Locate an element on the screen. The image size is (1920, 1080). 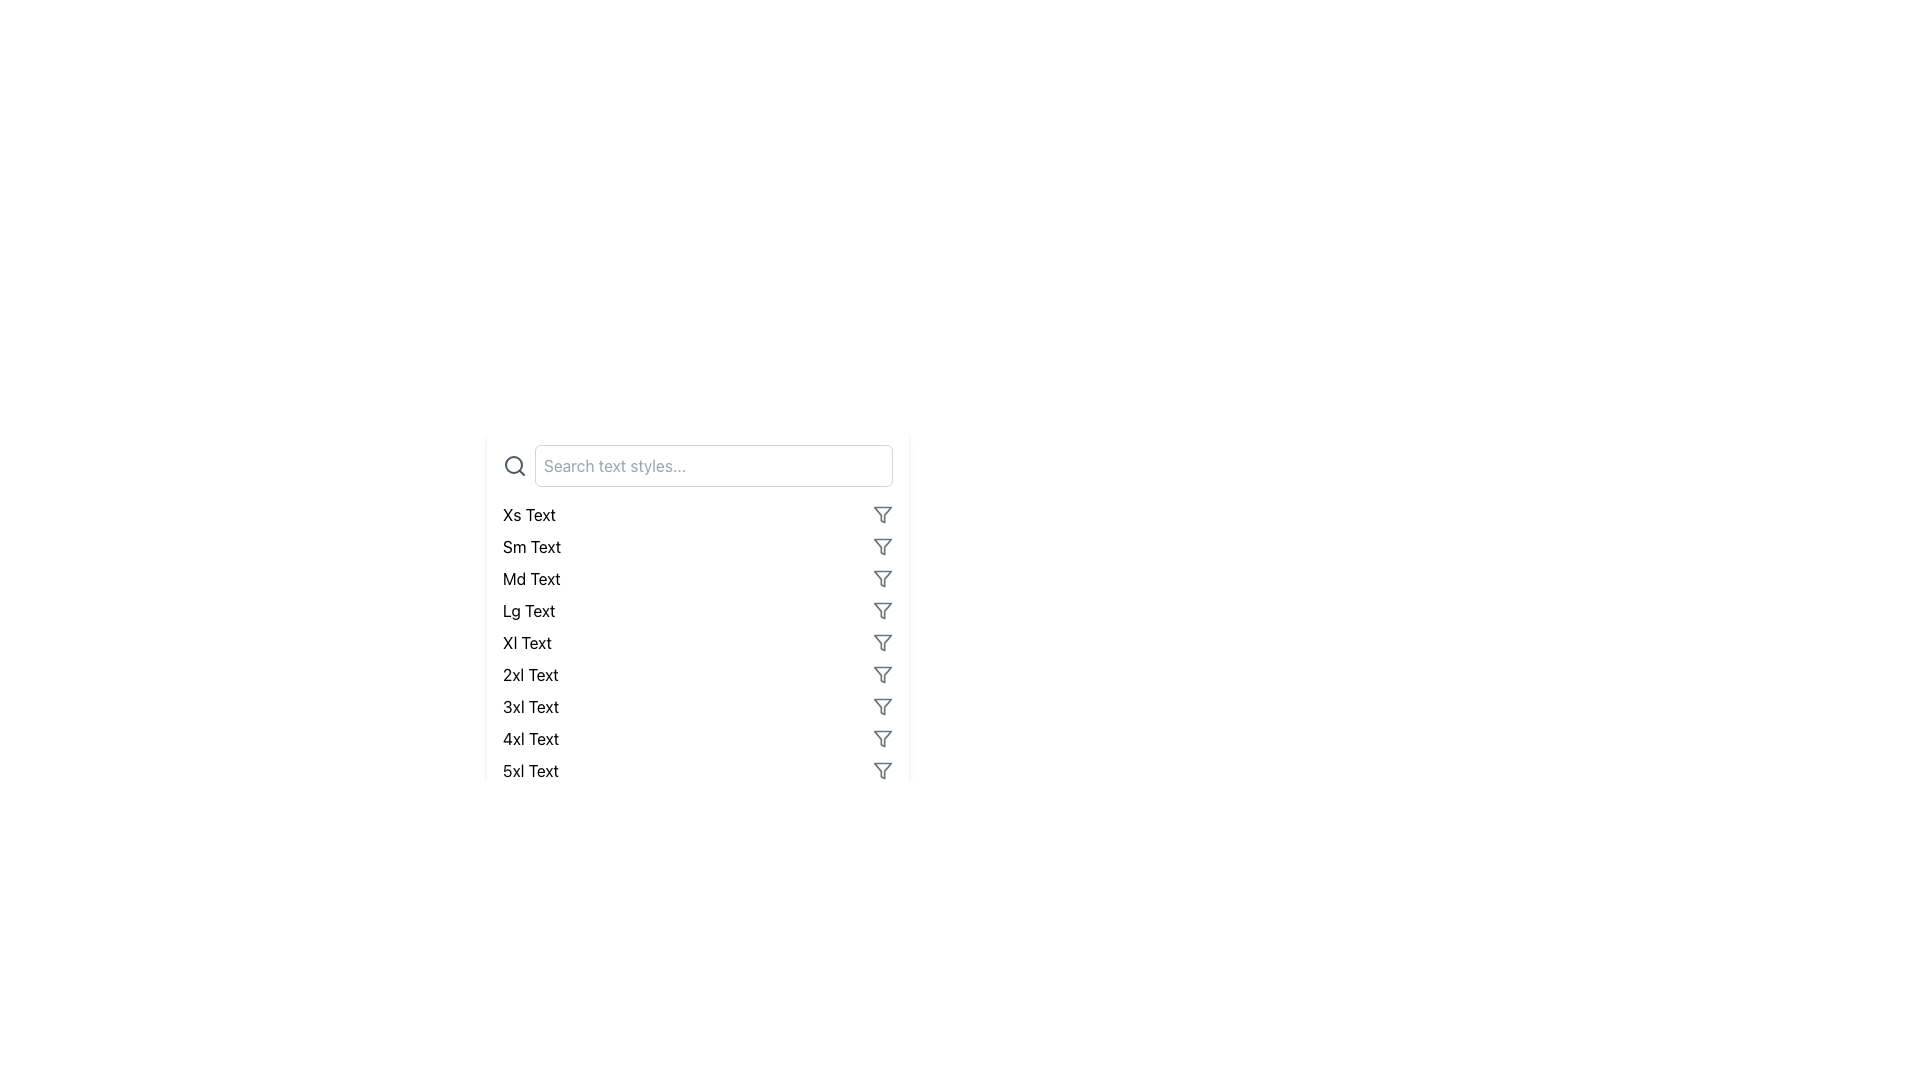
the Icon Button located on the right side of the 'Lg Text' item is located at coordinates (882, 609).